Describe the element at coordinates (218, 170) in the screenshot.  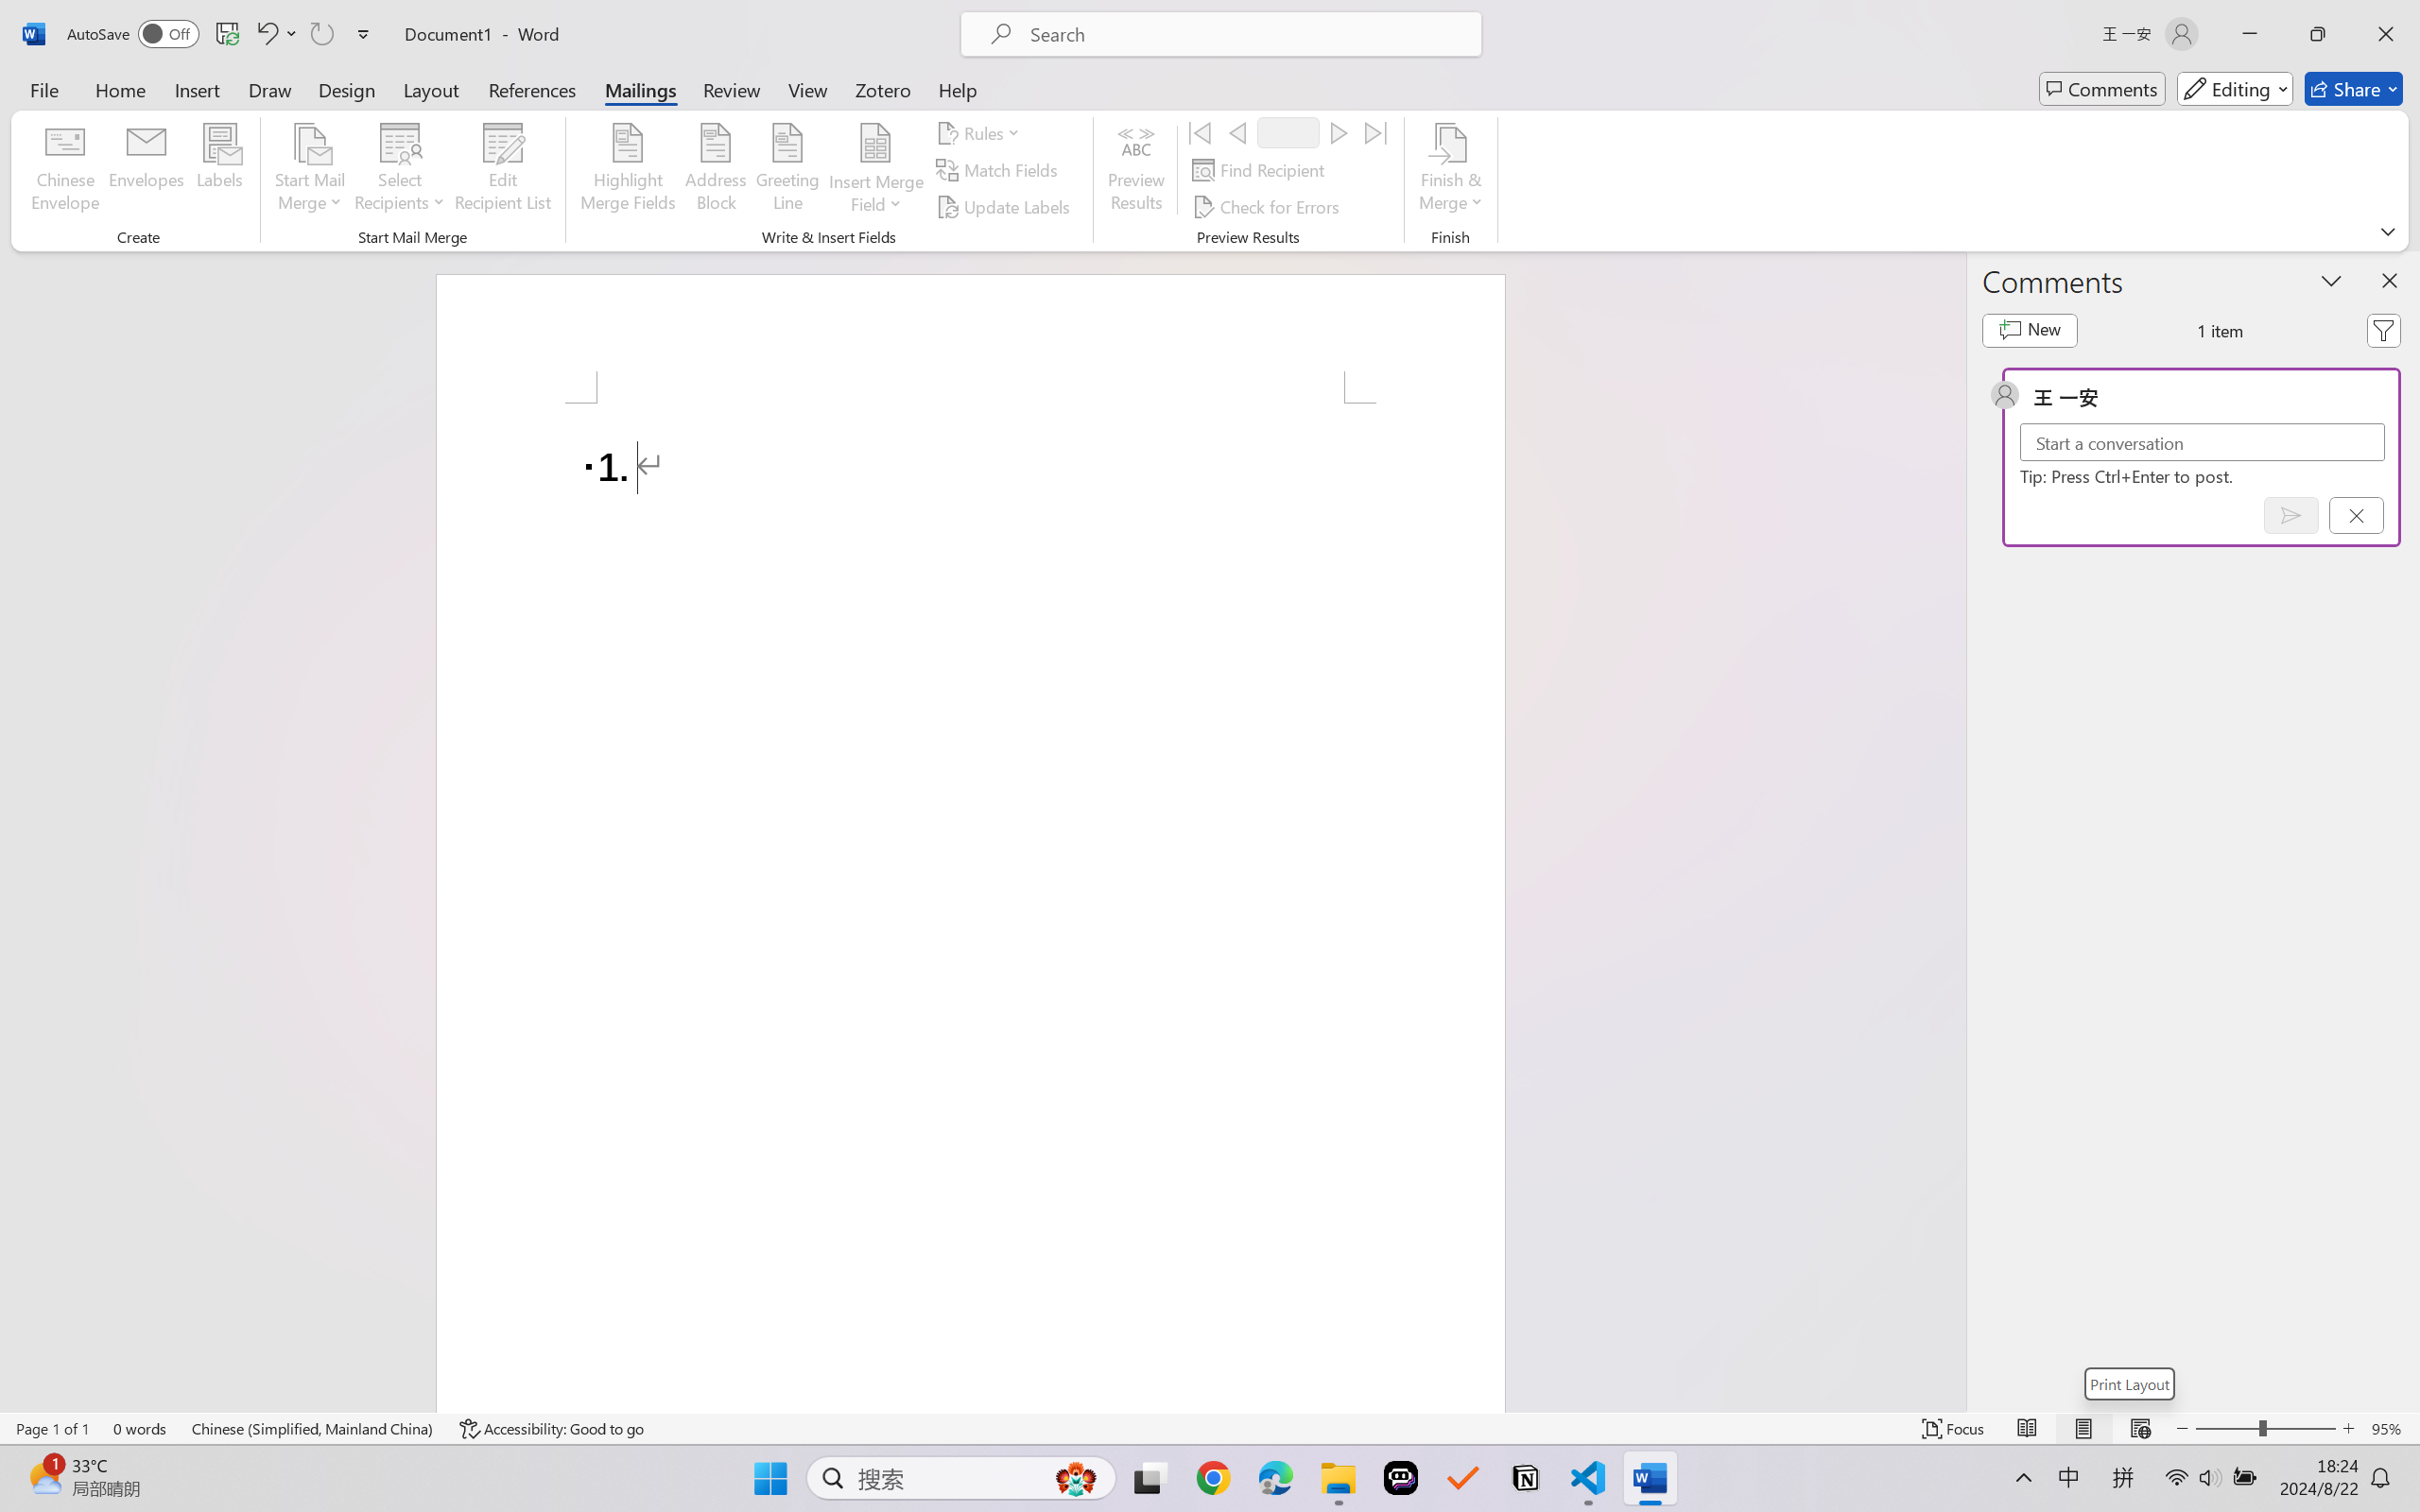
I see `'Labels...'` at that location.